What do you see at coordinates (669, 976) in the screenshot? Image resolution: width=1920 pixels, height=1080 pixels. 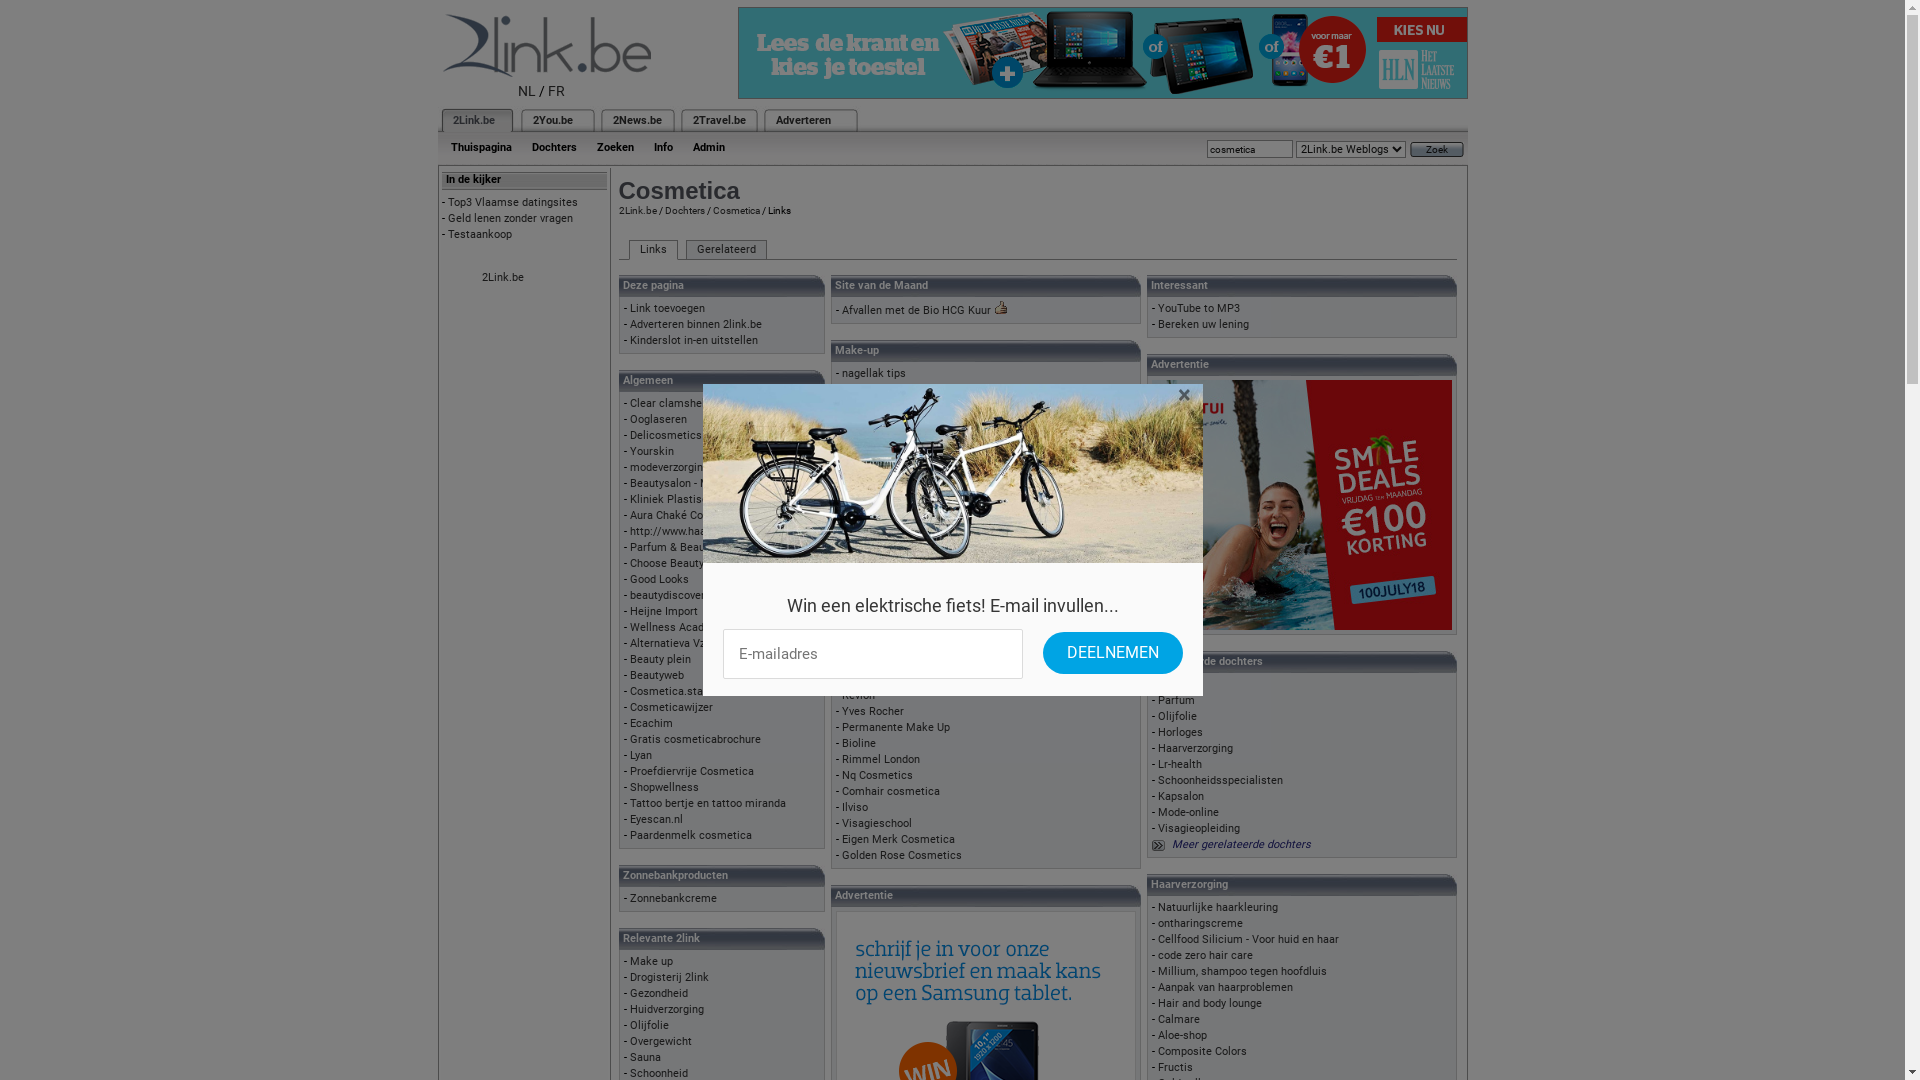 I see `'Drogisterij 2link'` at bounding box center [669, 976].